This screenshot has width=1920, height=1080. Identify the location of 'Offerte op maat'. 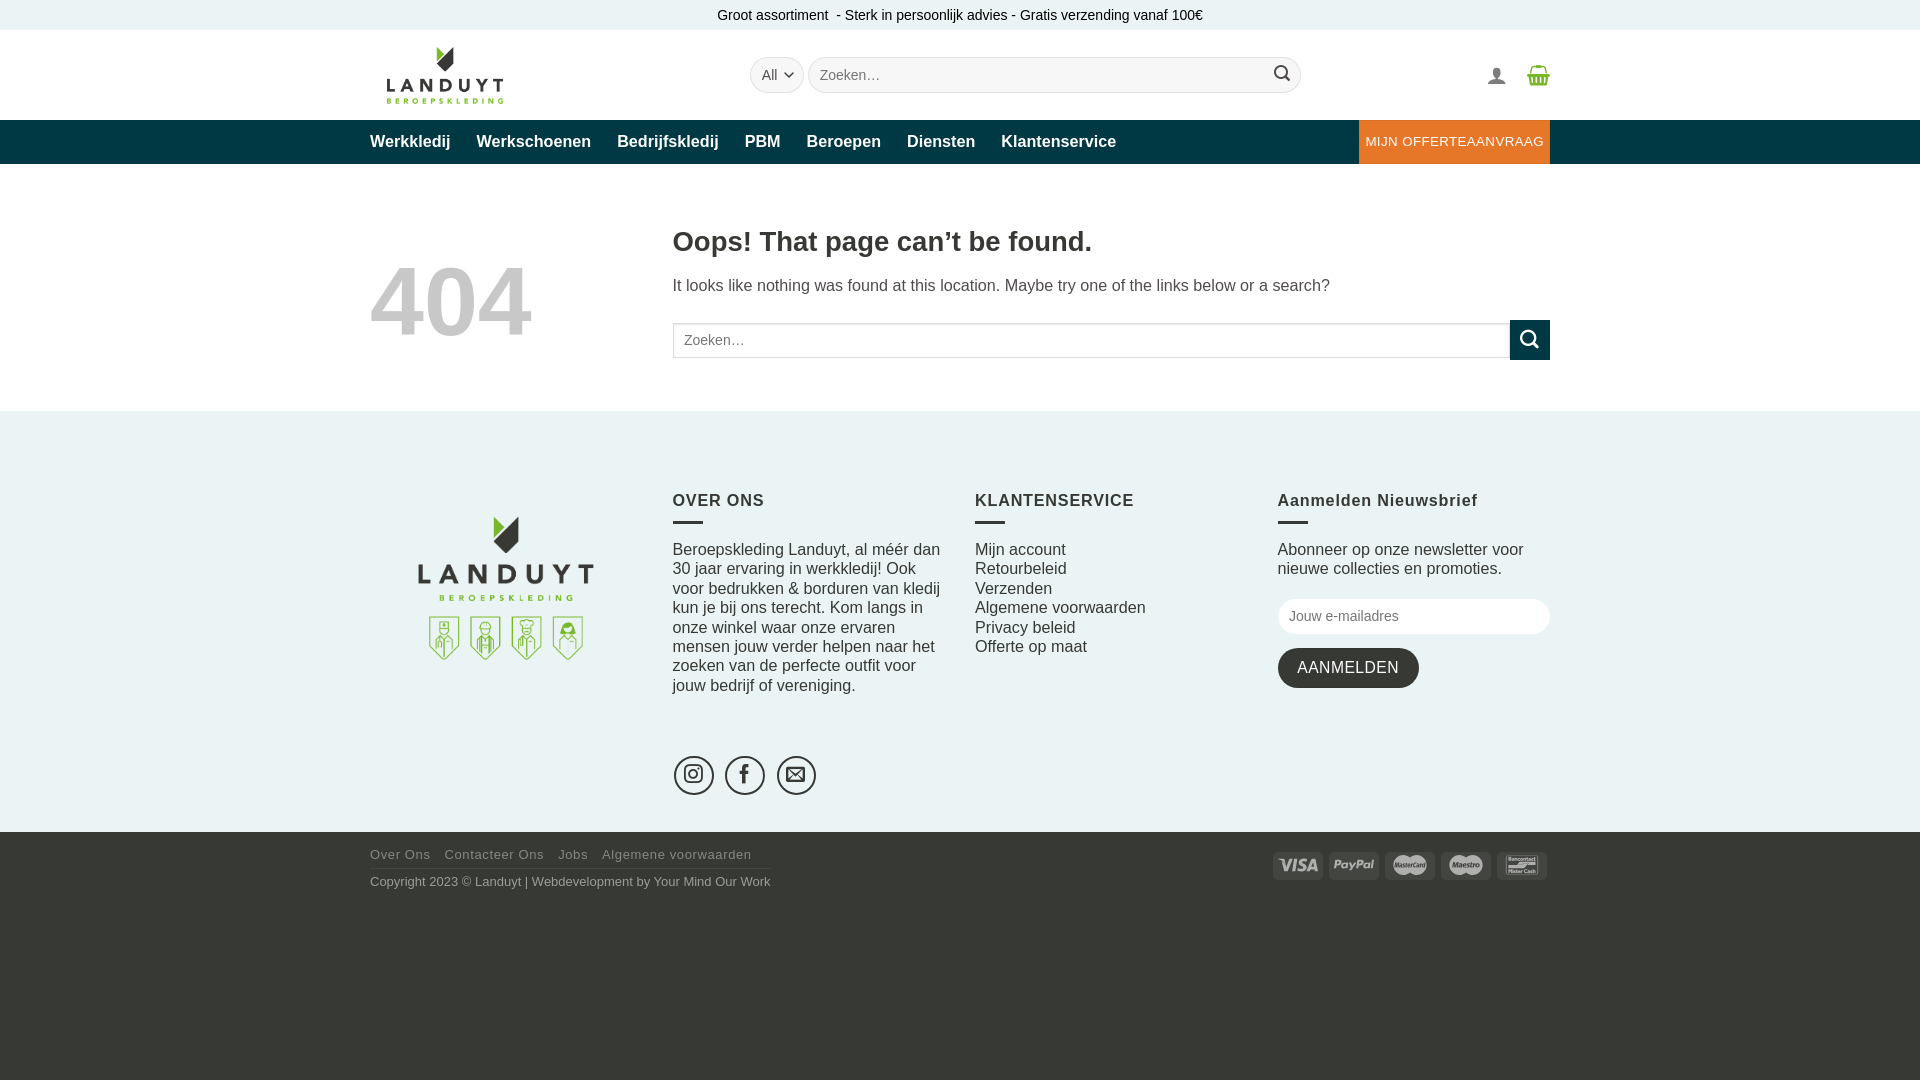
(1031, 645).